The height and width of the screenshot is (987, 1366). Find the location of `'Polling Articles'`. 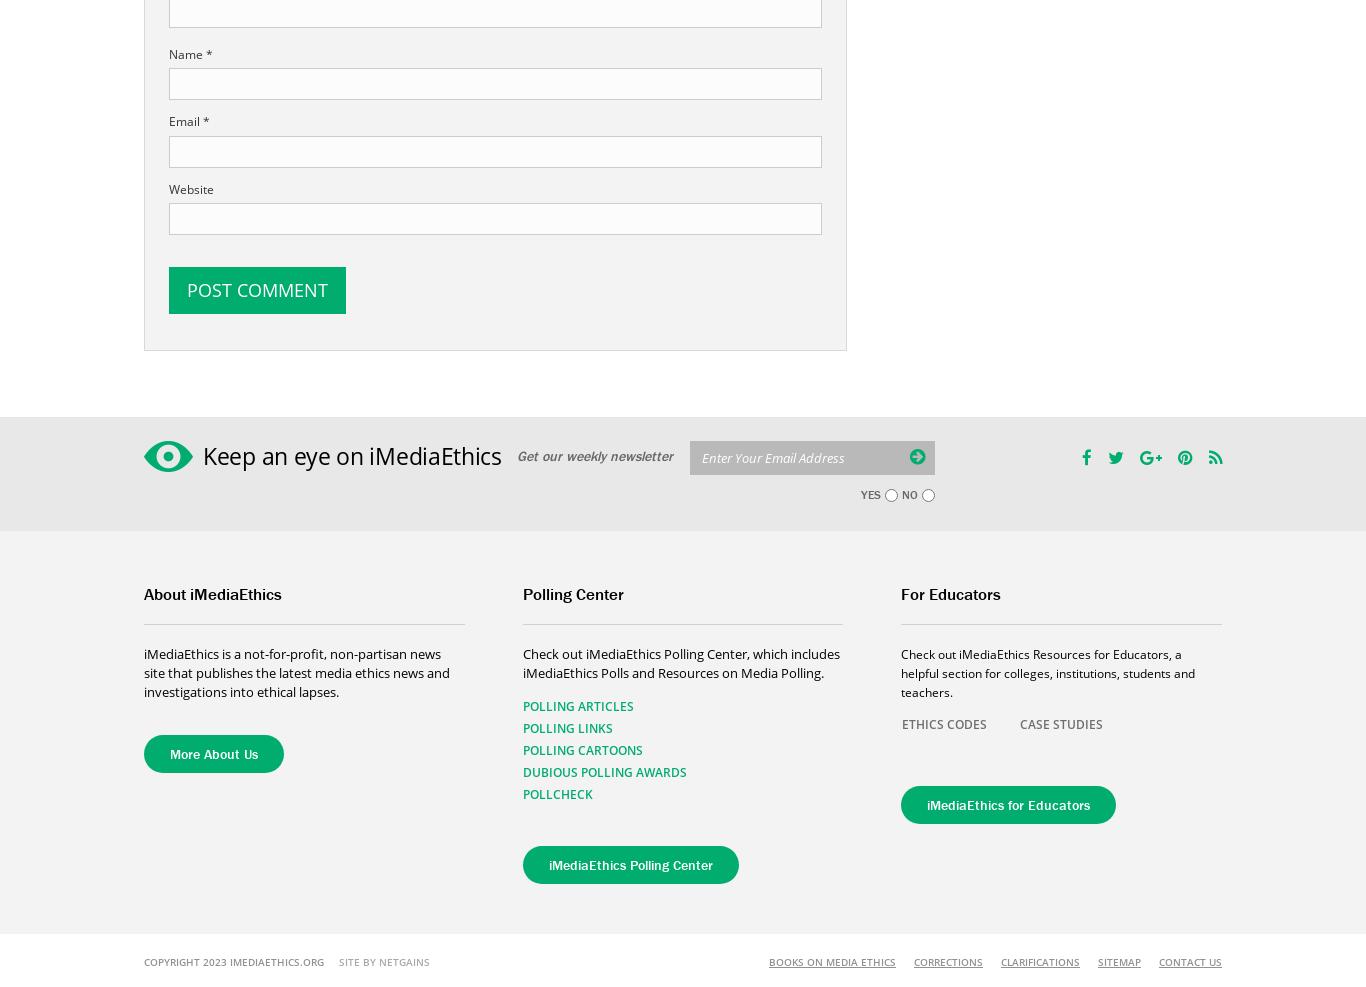

'Polling Articles' is located at coordinates (576, 705).